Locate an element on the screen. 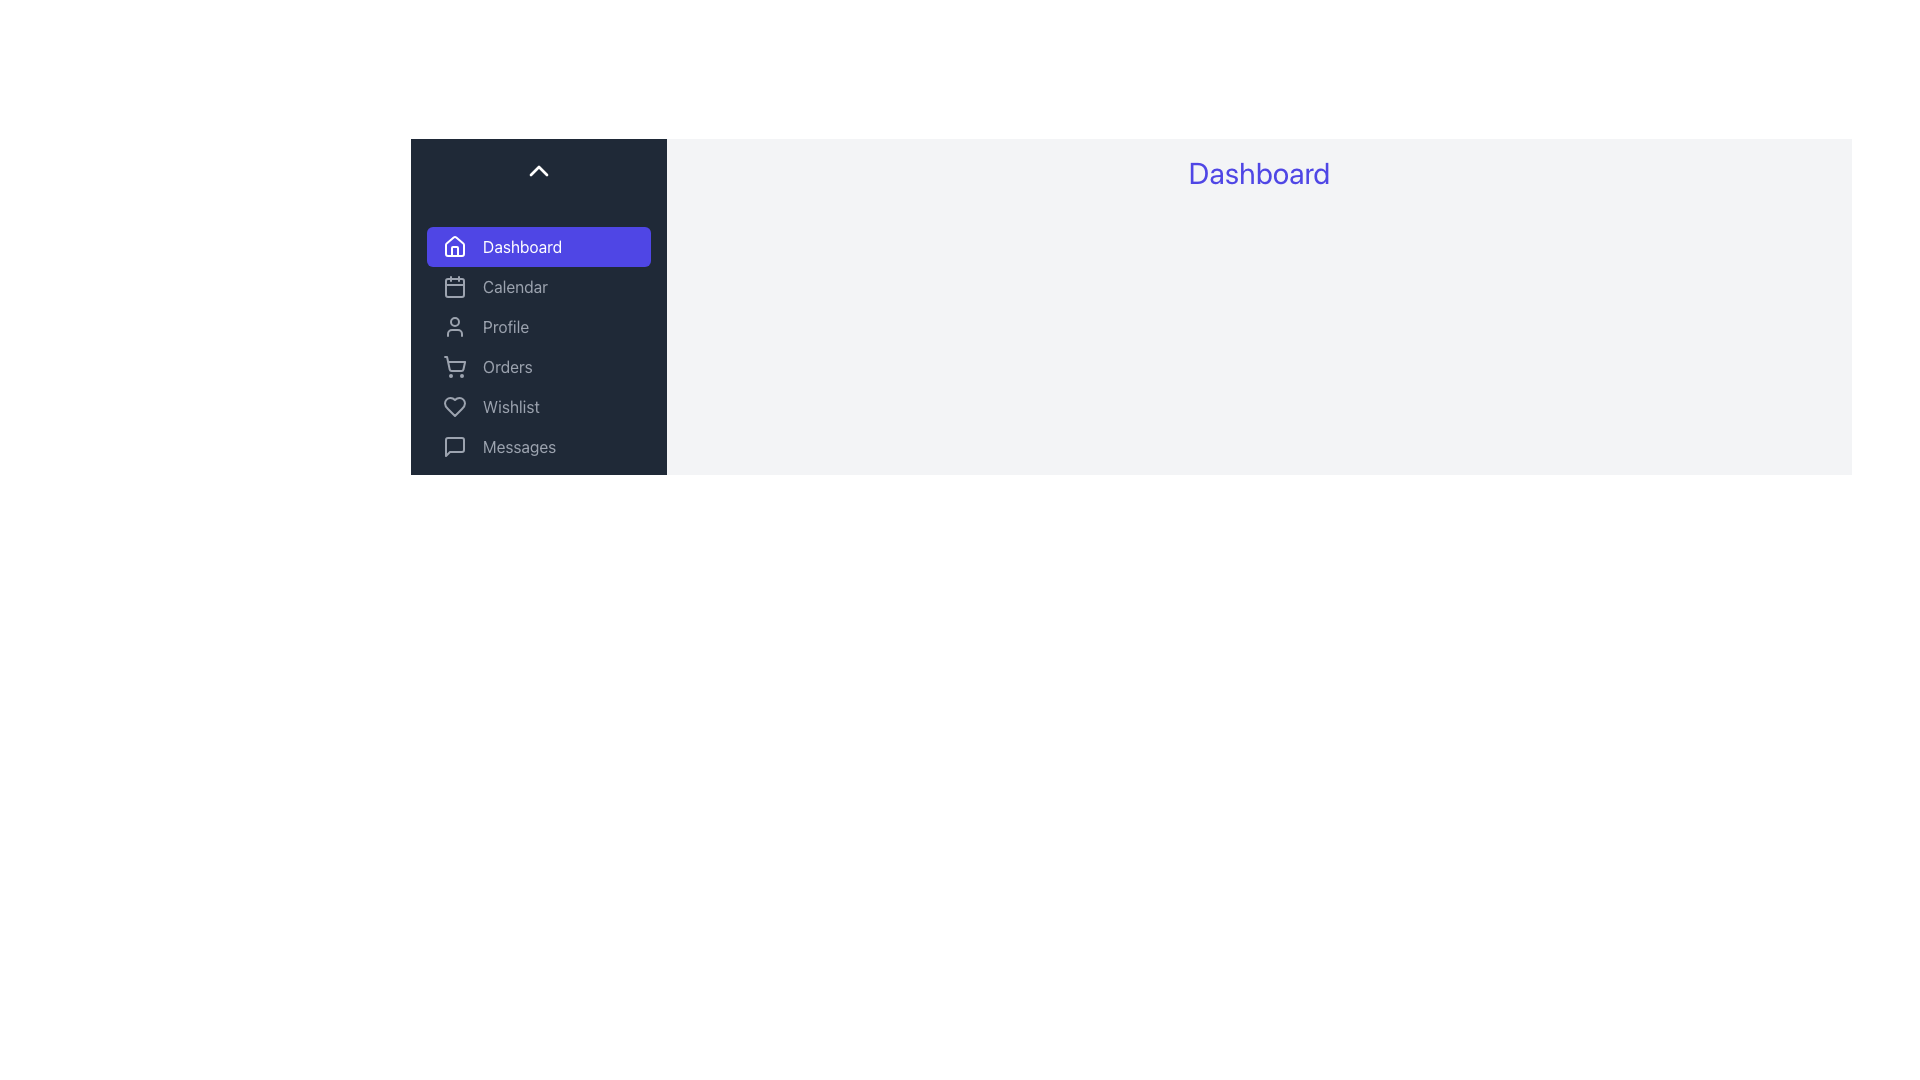  the wishlist or favorites icon located in the sidebar, which is the fifth item from the top, directly below the 'Orders' entry and above the 'Messages' entry is located at coordinates (454, 406).